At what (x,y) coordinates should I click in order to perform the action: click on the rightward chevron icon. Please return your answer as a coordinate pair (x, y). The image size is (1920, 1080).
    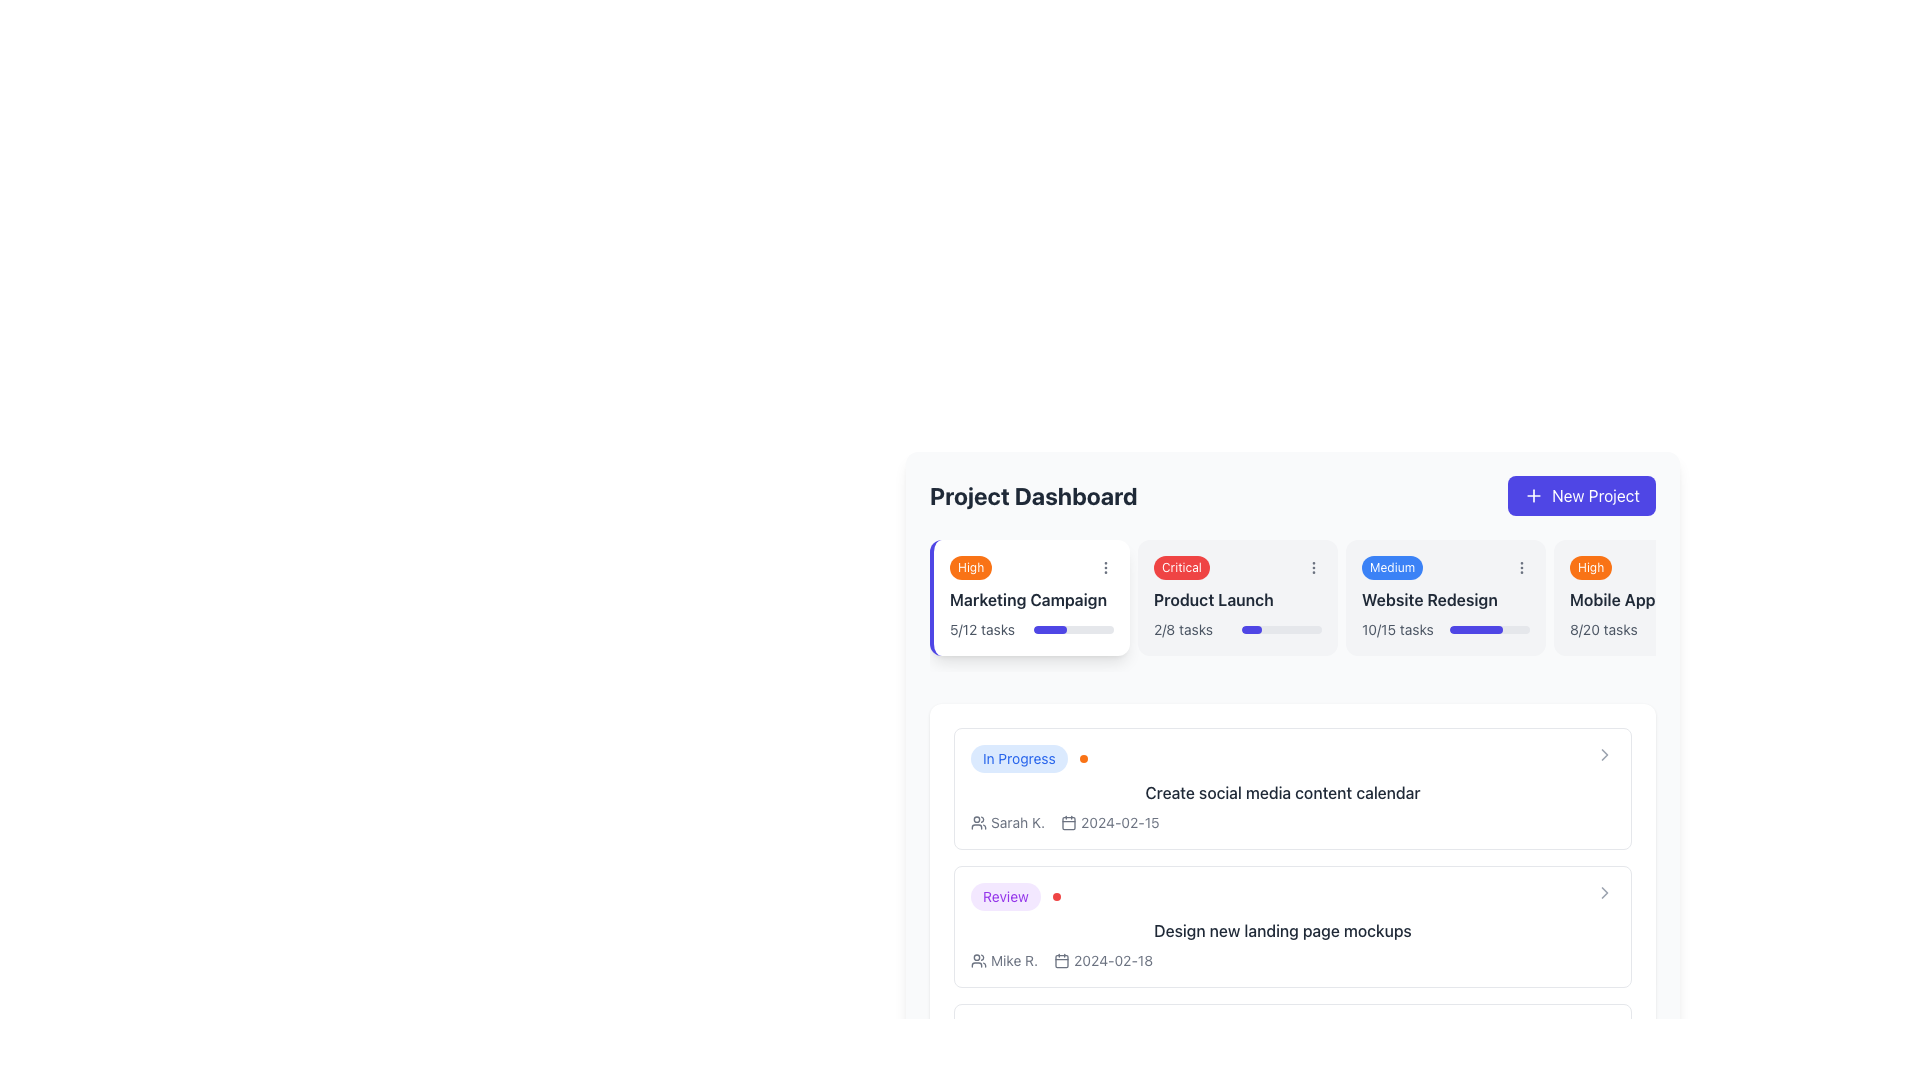
    Looking at the image, I should click on (1604, 892).